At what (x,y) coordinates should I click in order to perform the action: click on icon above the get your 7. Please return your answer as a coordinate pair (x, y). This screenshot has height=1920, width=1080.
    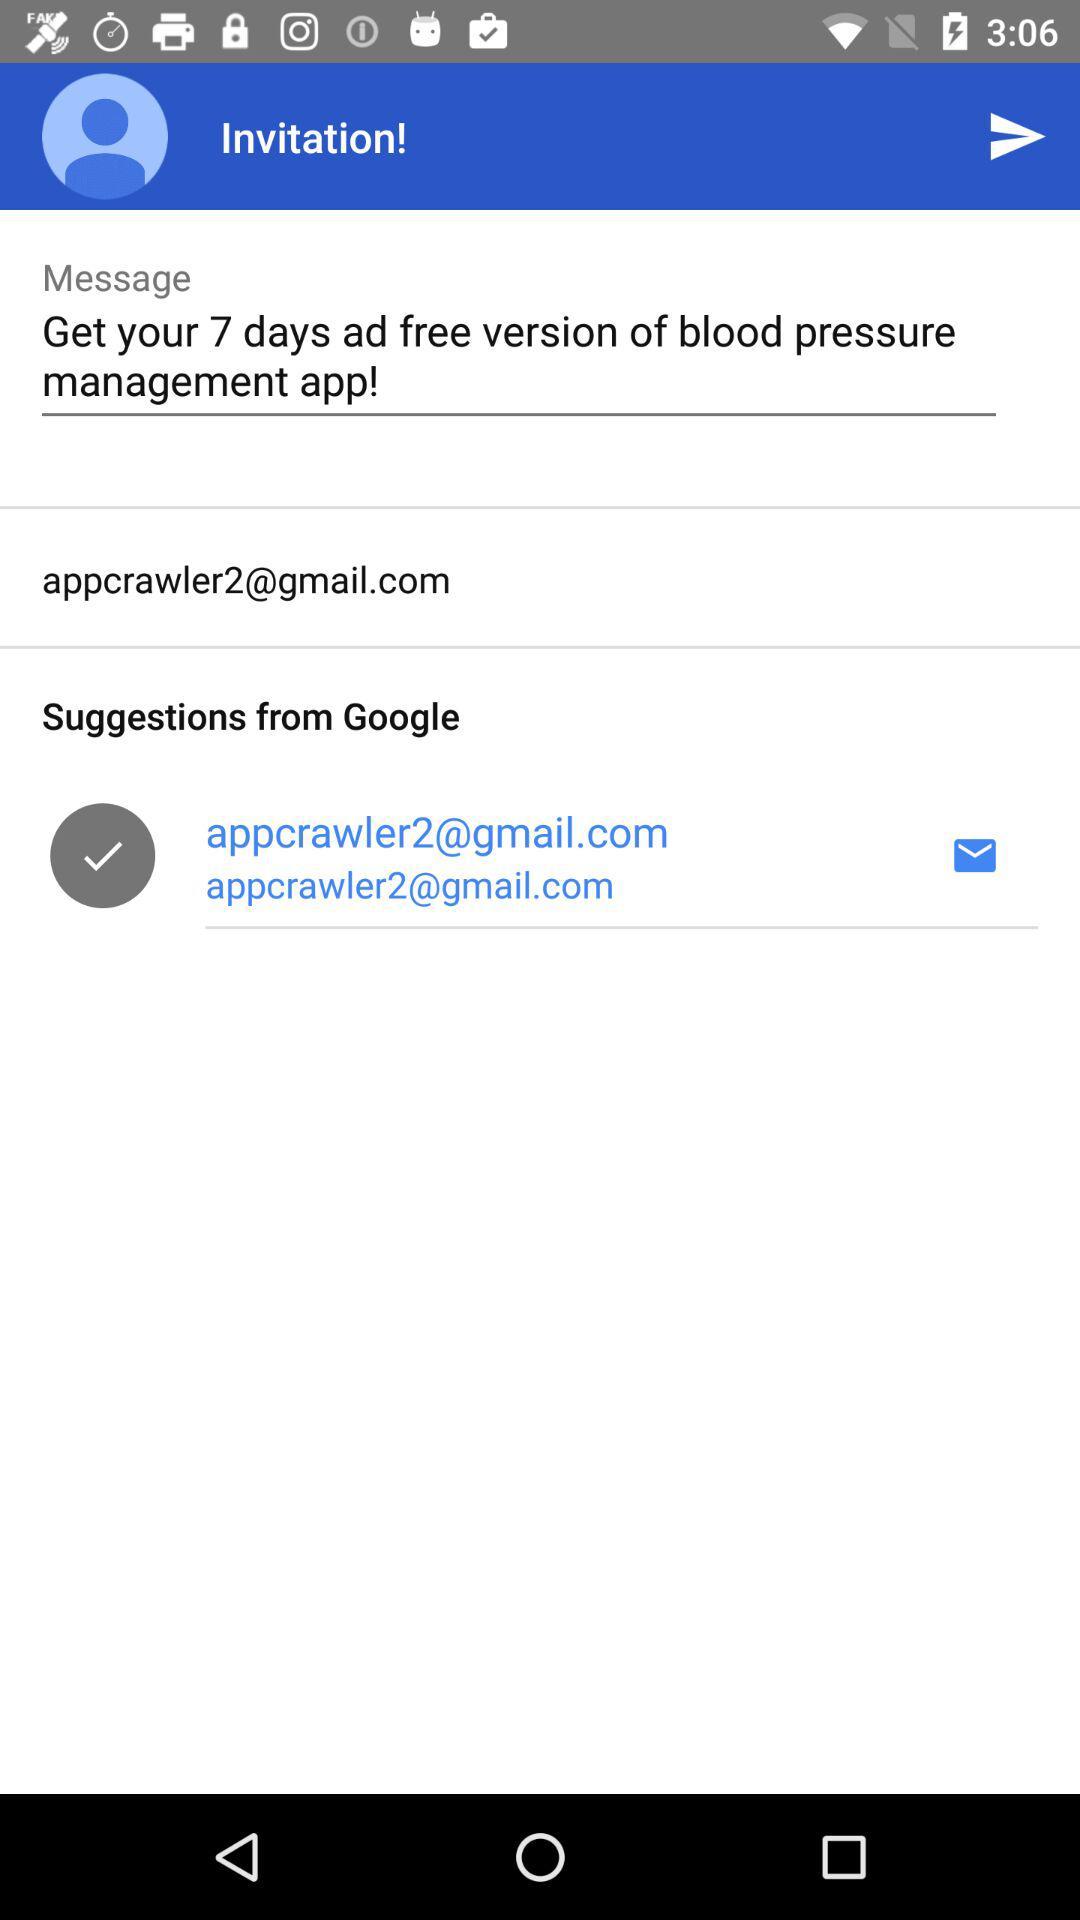
    Looking at the image, I should click on (1017, 135).